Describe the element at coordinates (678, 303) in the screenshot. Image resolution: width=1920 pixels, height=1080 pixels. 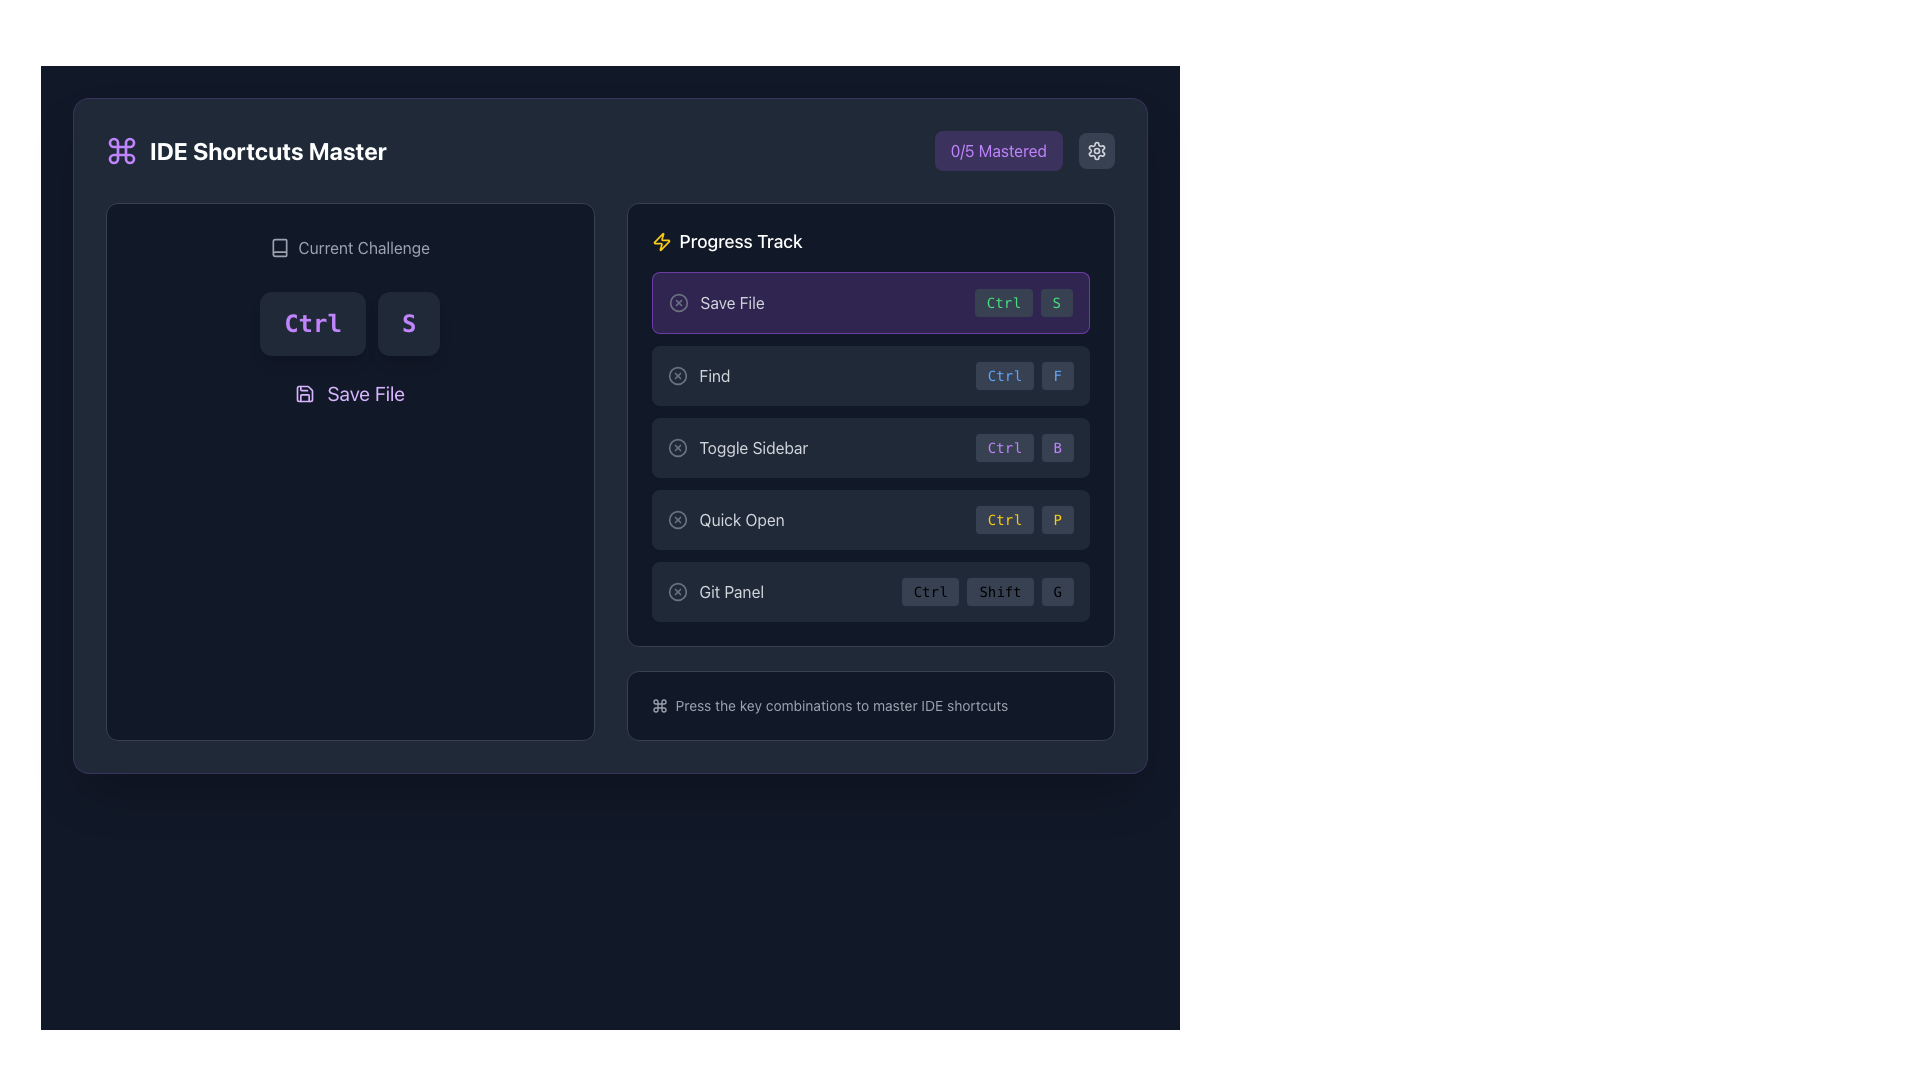
I see `the 'Save File' icon, which is a circular icon with a cross, located at the leftmost position within the 'Progress Track' list` at that location.